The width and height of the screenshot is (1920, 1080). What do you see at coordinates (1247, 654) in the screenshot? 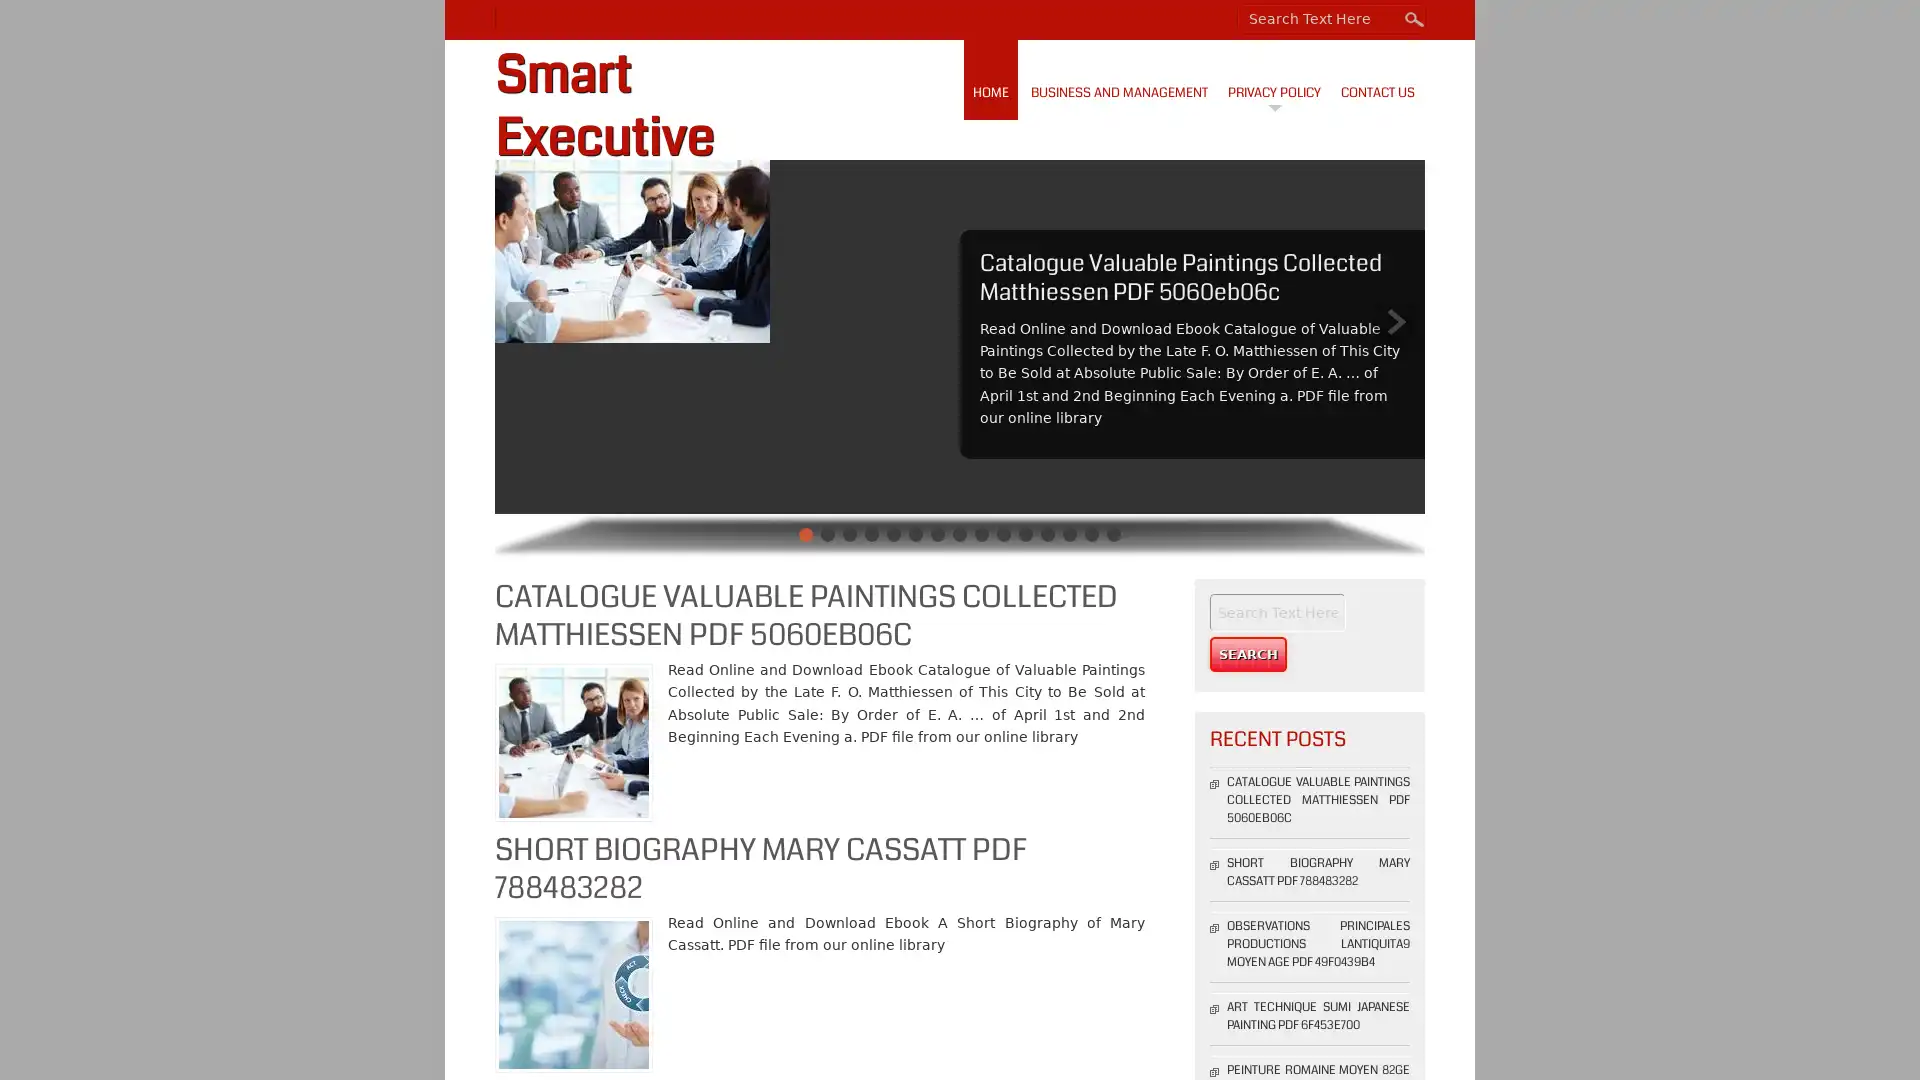
I see `Search` at bounding box center [1247, 654].